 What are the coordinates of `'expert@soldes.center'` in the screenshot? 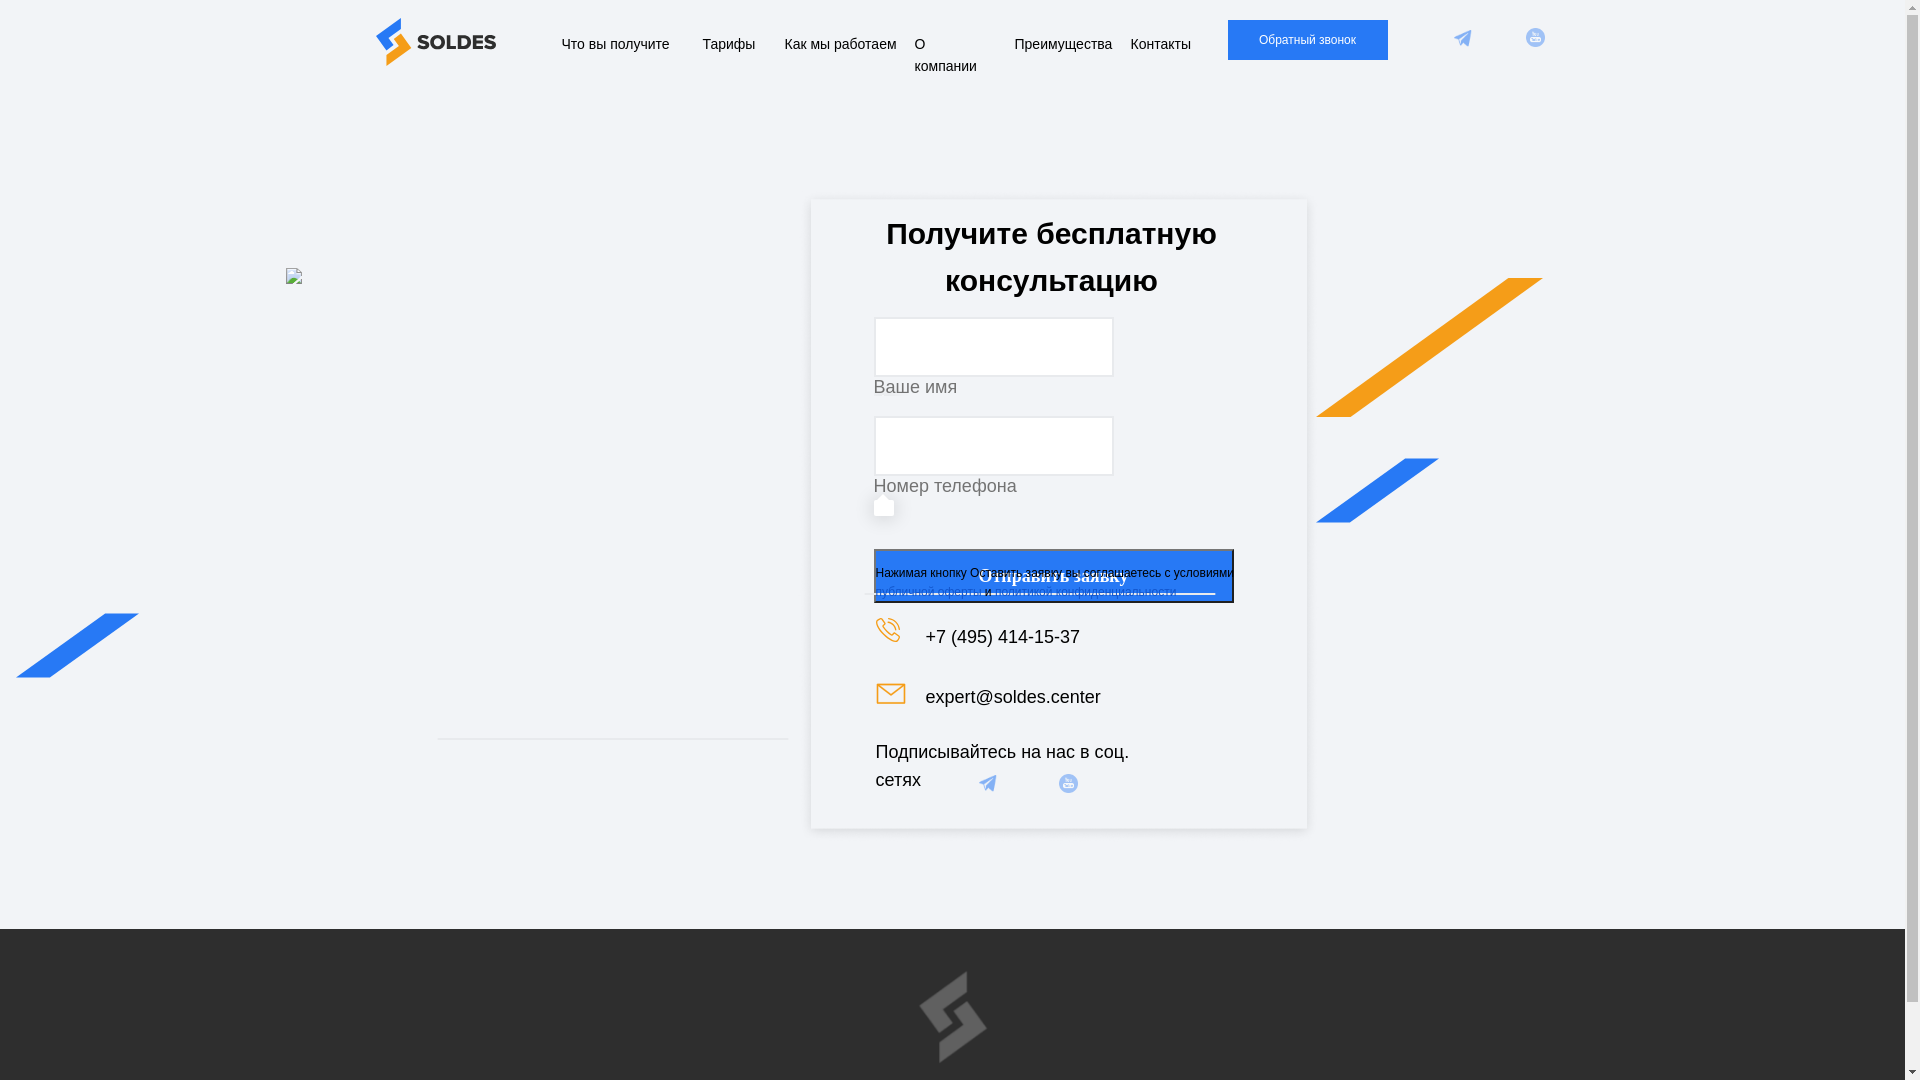 It's located at (1013, 696).